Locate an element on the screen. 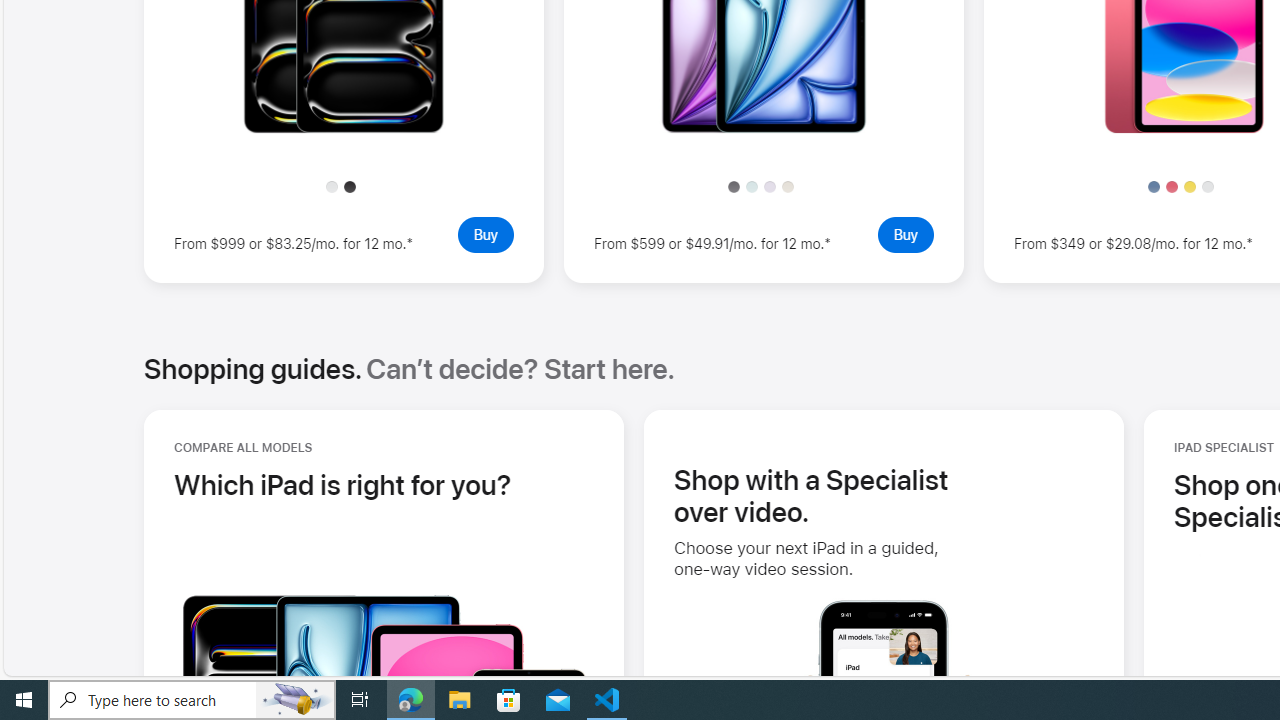 The width and height of the screenshot is (1280, 720). 'Space Gray' is located at coordinates (733, 186).